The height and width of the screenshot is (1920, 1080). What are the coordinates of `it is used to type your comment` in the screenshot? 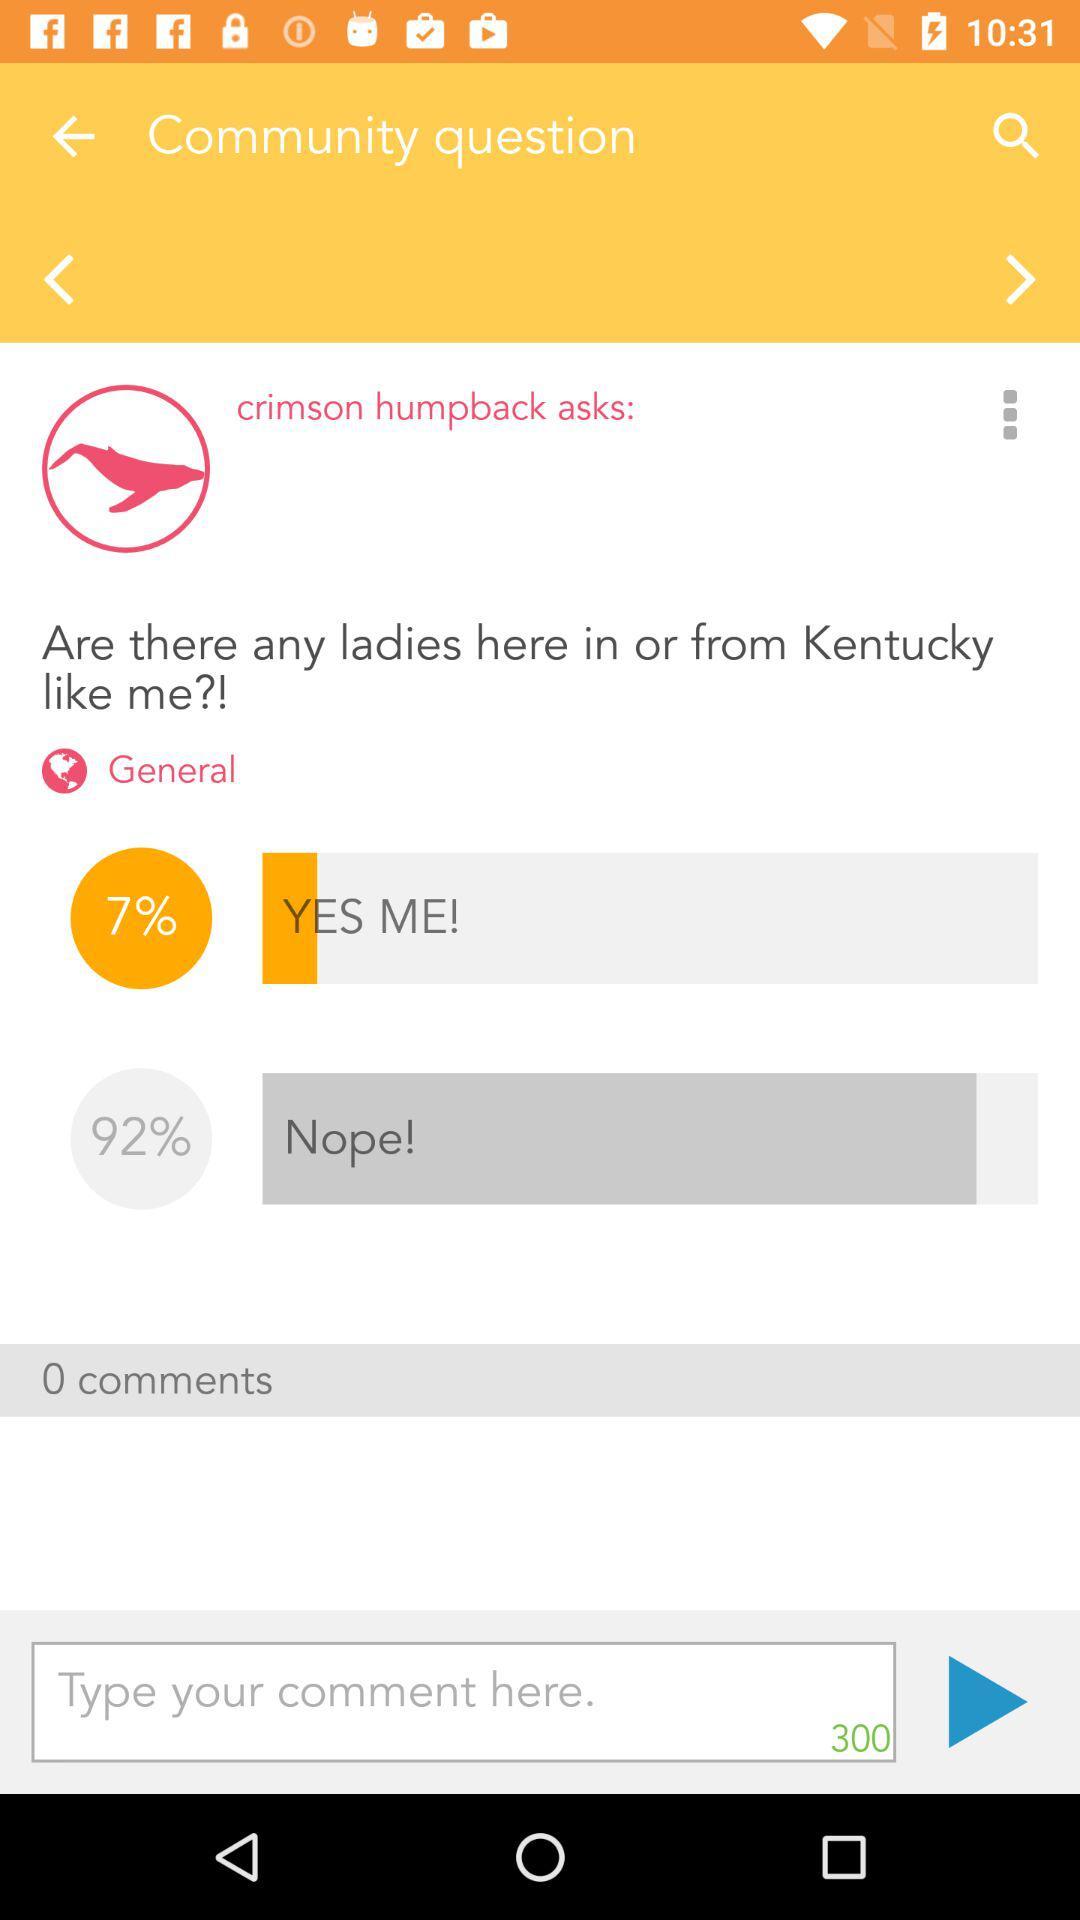 It's located at (463, 1701).